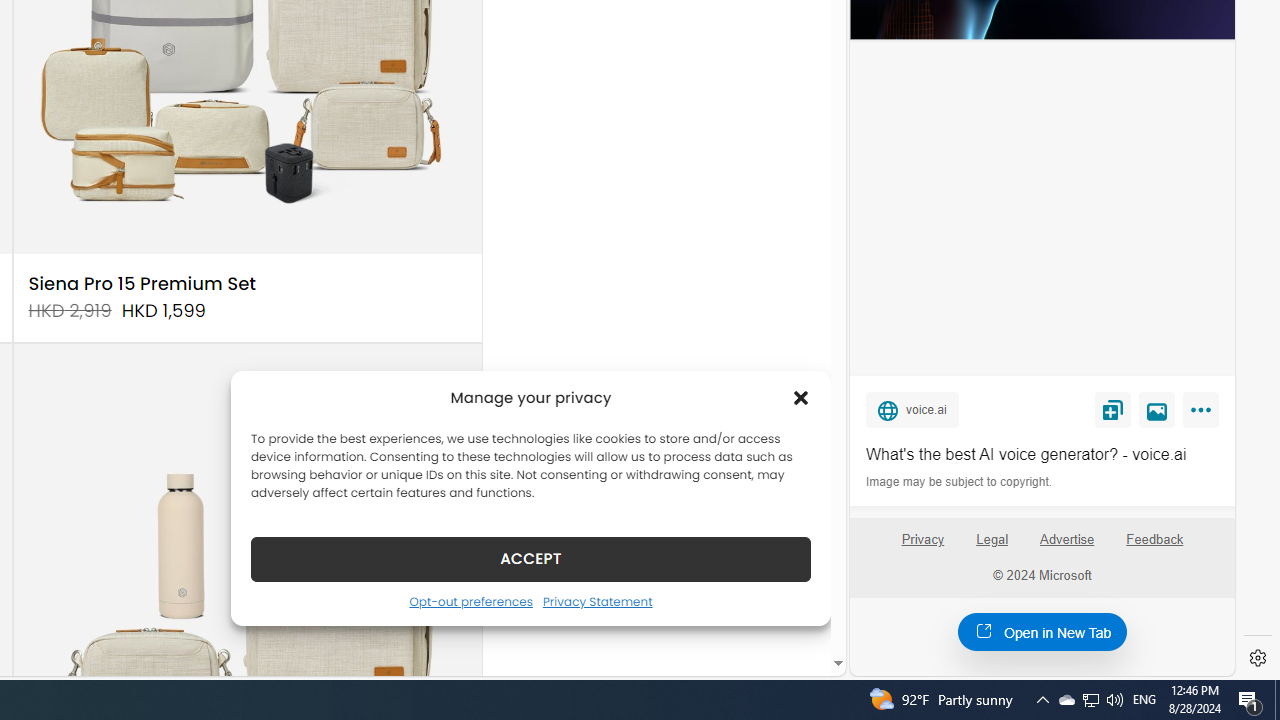 This screenshot has height=720, width=1280. What do you see at coordinates (1065, 538) in the screenshot?
I see `'Advertise'` at bounding box center [1065, 538].